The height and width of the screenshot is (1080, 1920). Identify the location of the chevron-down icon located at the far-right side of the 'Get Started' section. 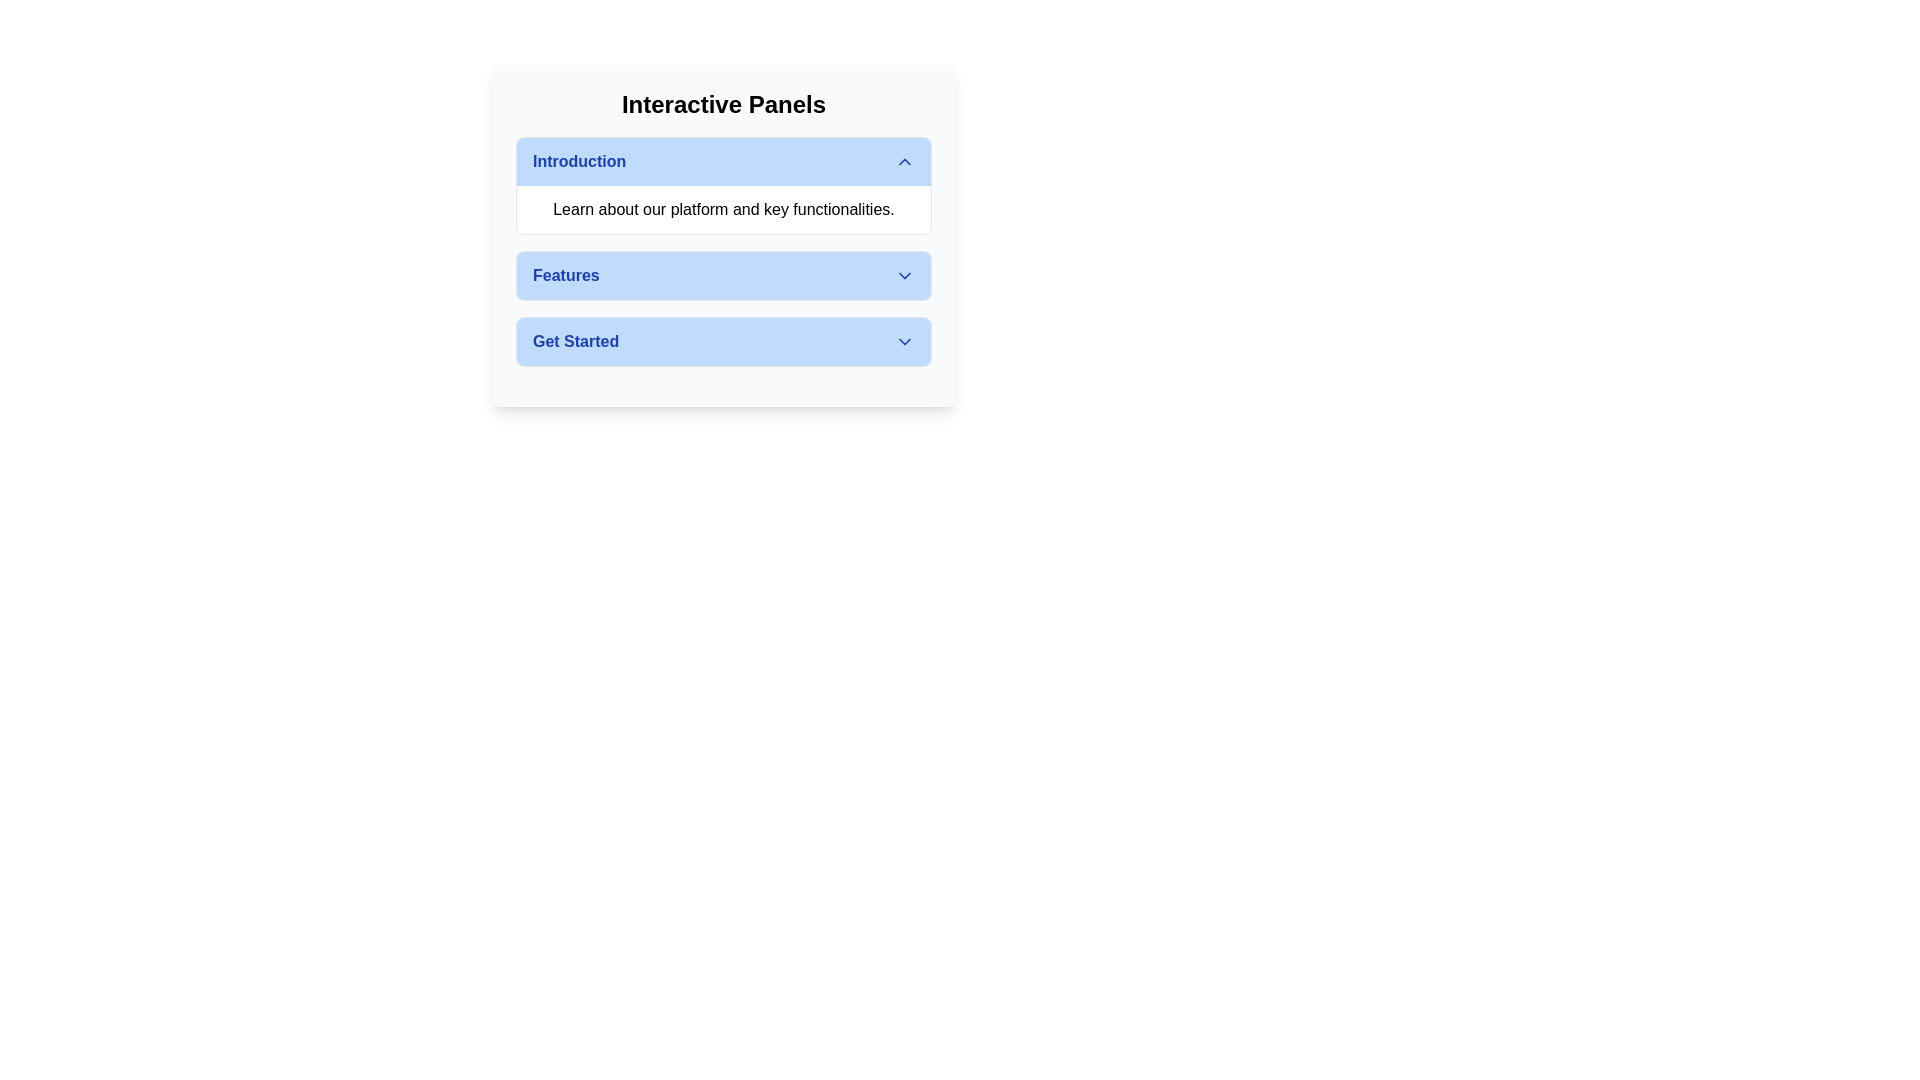
(904, 341).